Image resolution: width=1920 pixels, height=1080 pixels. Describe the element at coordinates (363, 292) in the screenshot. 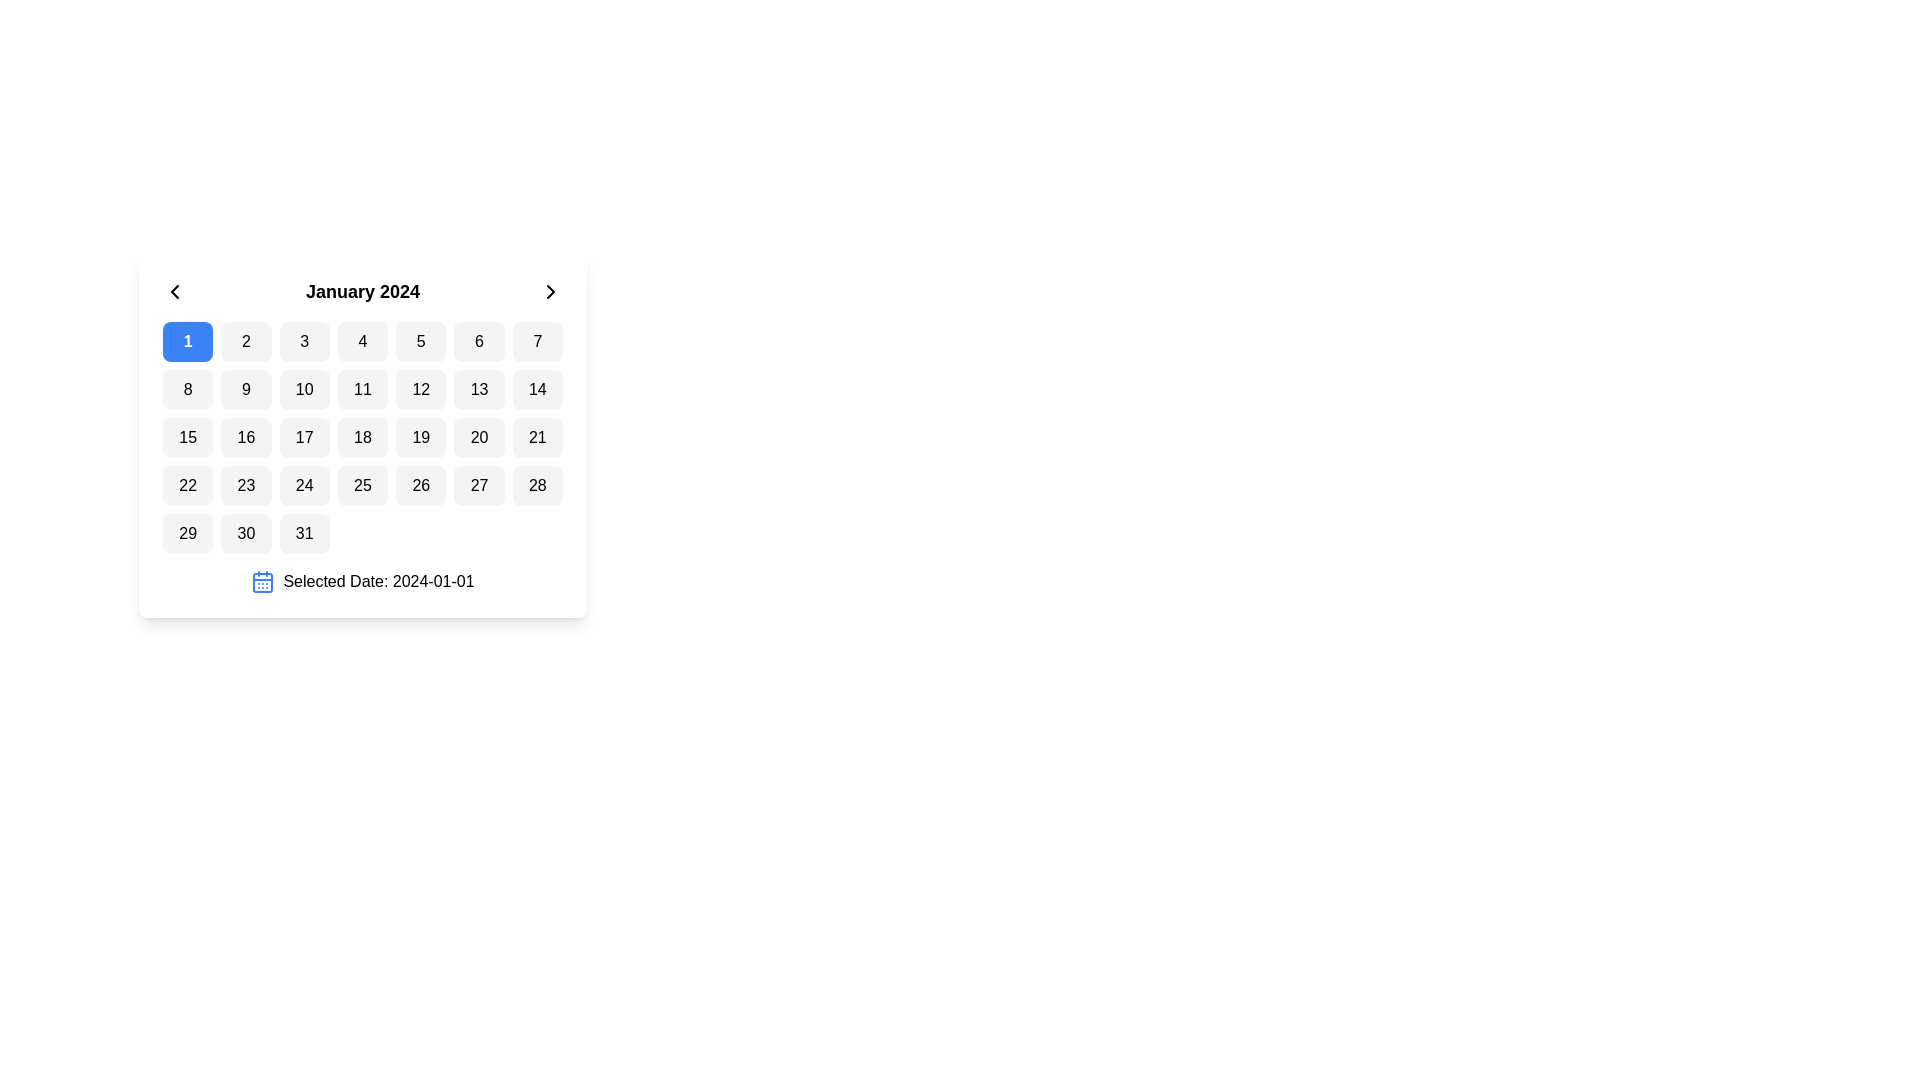

I see `the static text label displaying the currently selected month and year in the calendar view, located between two navigation arrow icons in the header area` at that location.